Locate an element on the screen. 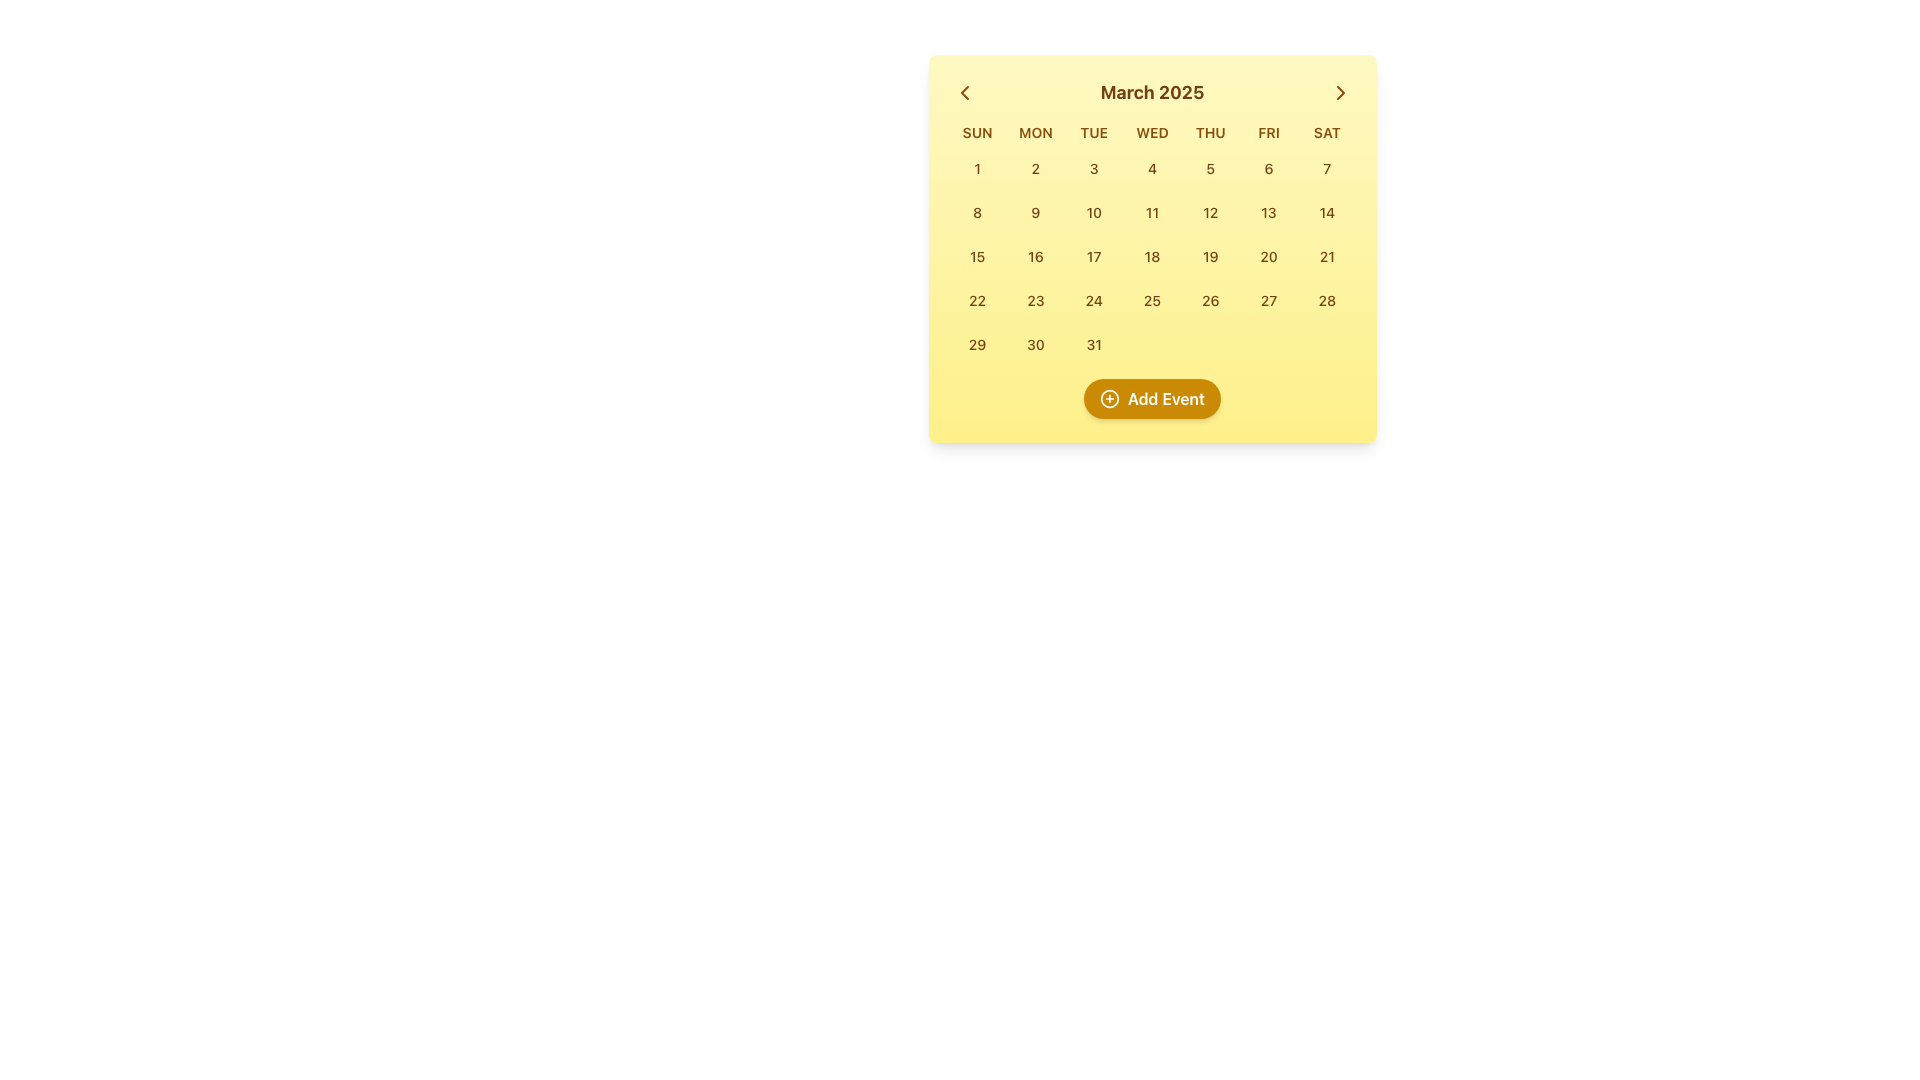 This screenshot has width=1920, height=1080. the text label displaying the date '8' in the calendar grid for the second Sunday in March 2025 is located at coordinates (977, 212).